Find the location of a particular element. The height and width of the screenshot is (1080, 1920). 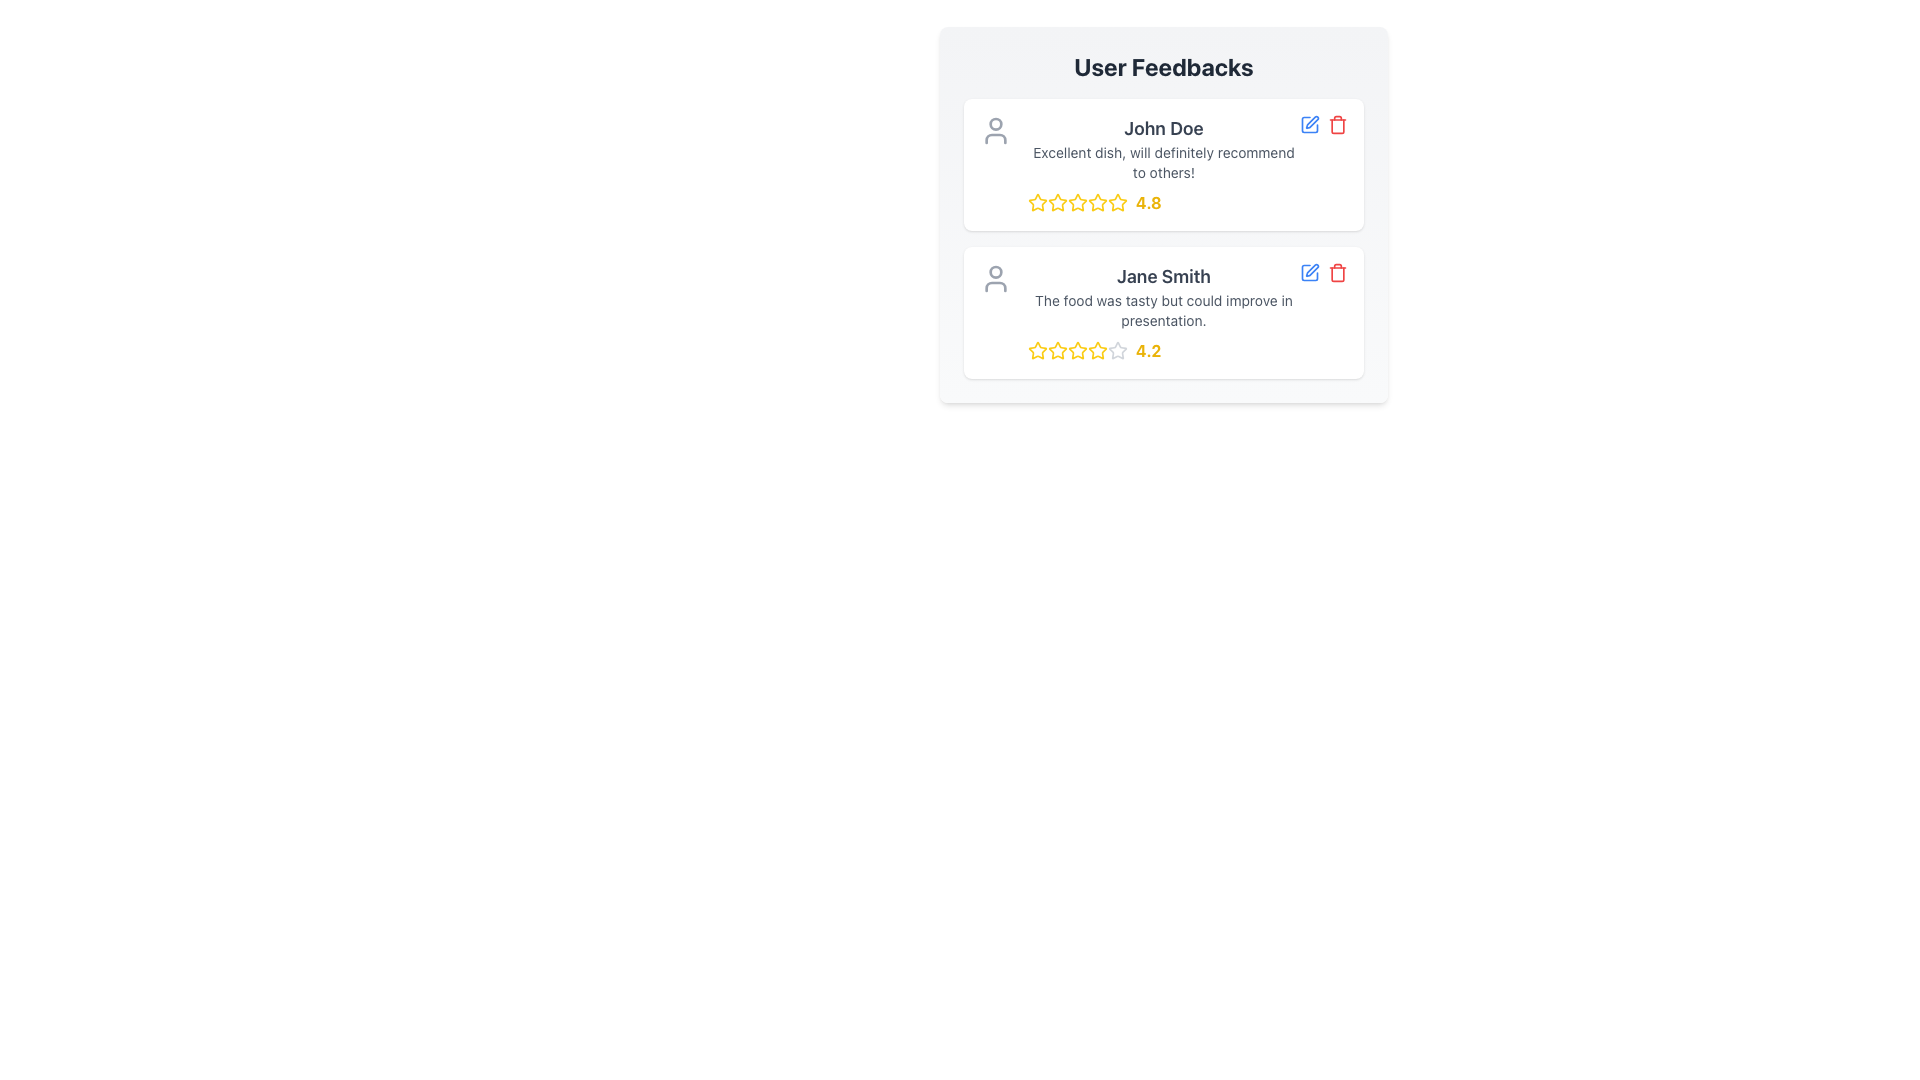

the user feedback icon representing 'Jane Smith' located to the left of the feedback text is located at coordinates (996, 278).